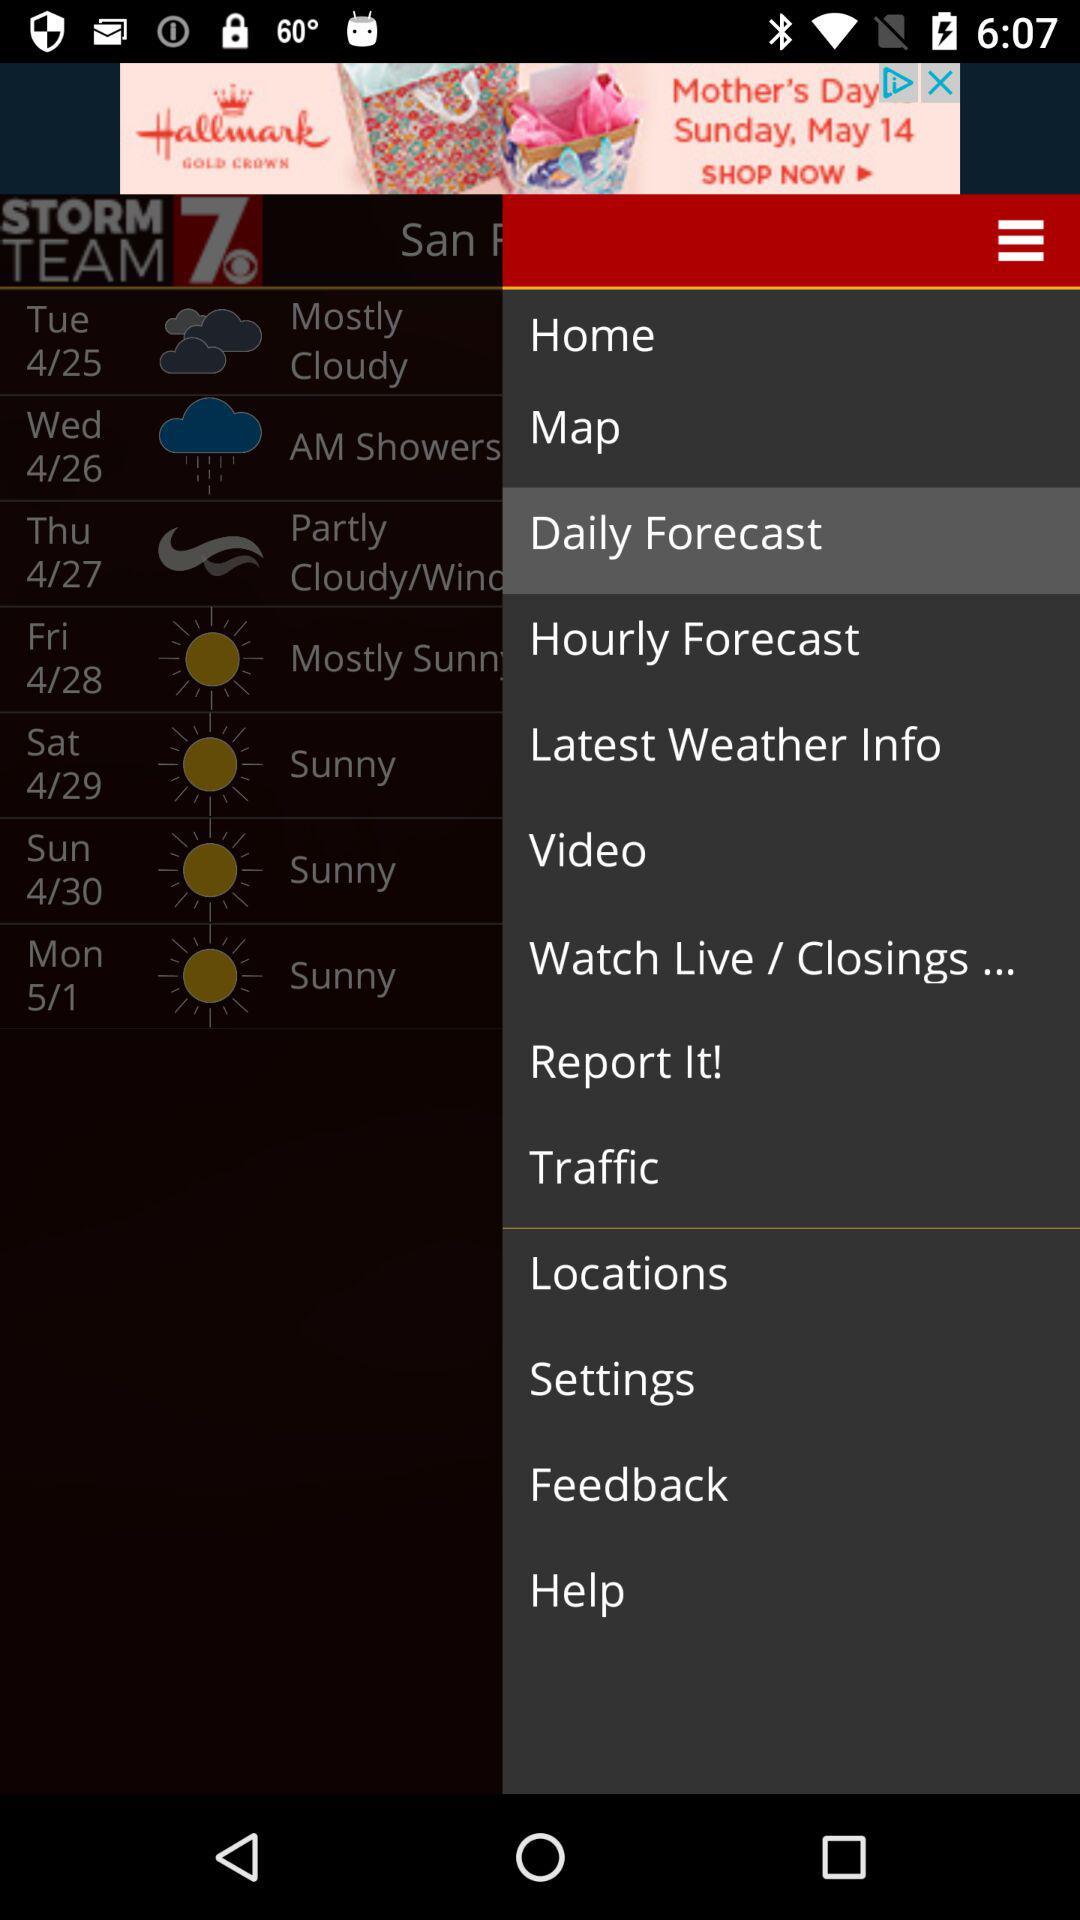 The width and height of the screenshot is (1080, 1920). I want to click on the item next to am showers, so click(774, 533).